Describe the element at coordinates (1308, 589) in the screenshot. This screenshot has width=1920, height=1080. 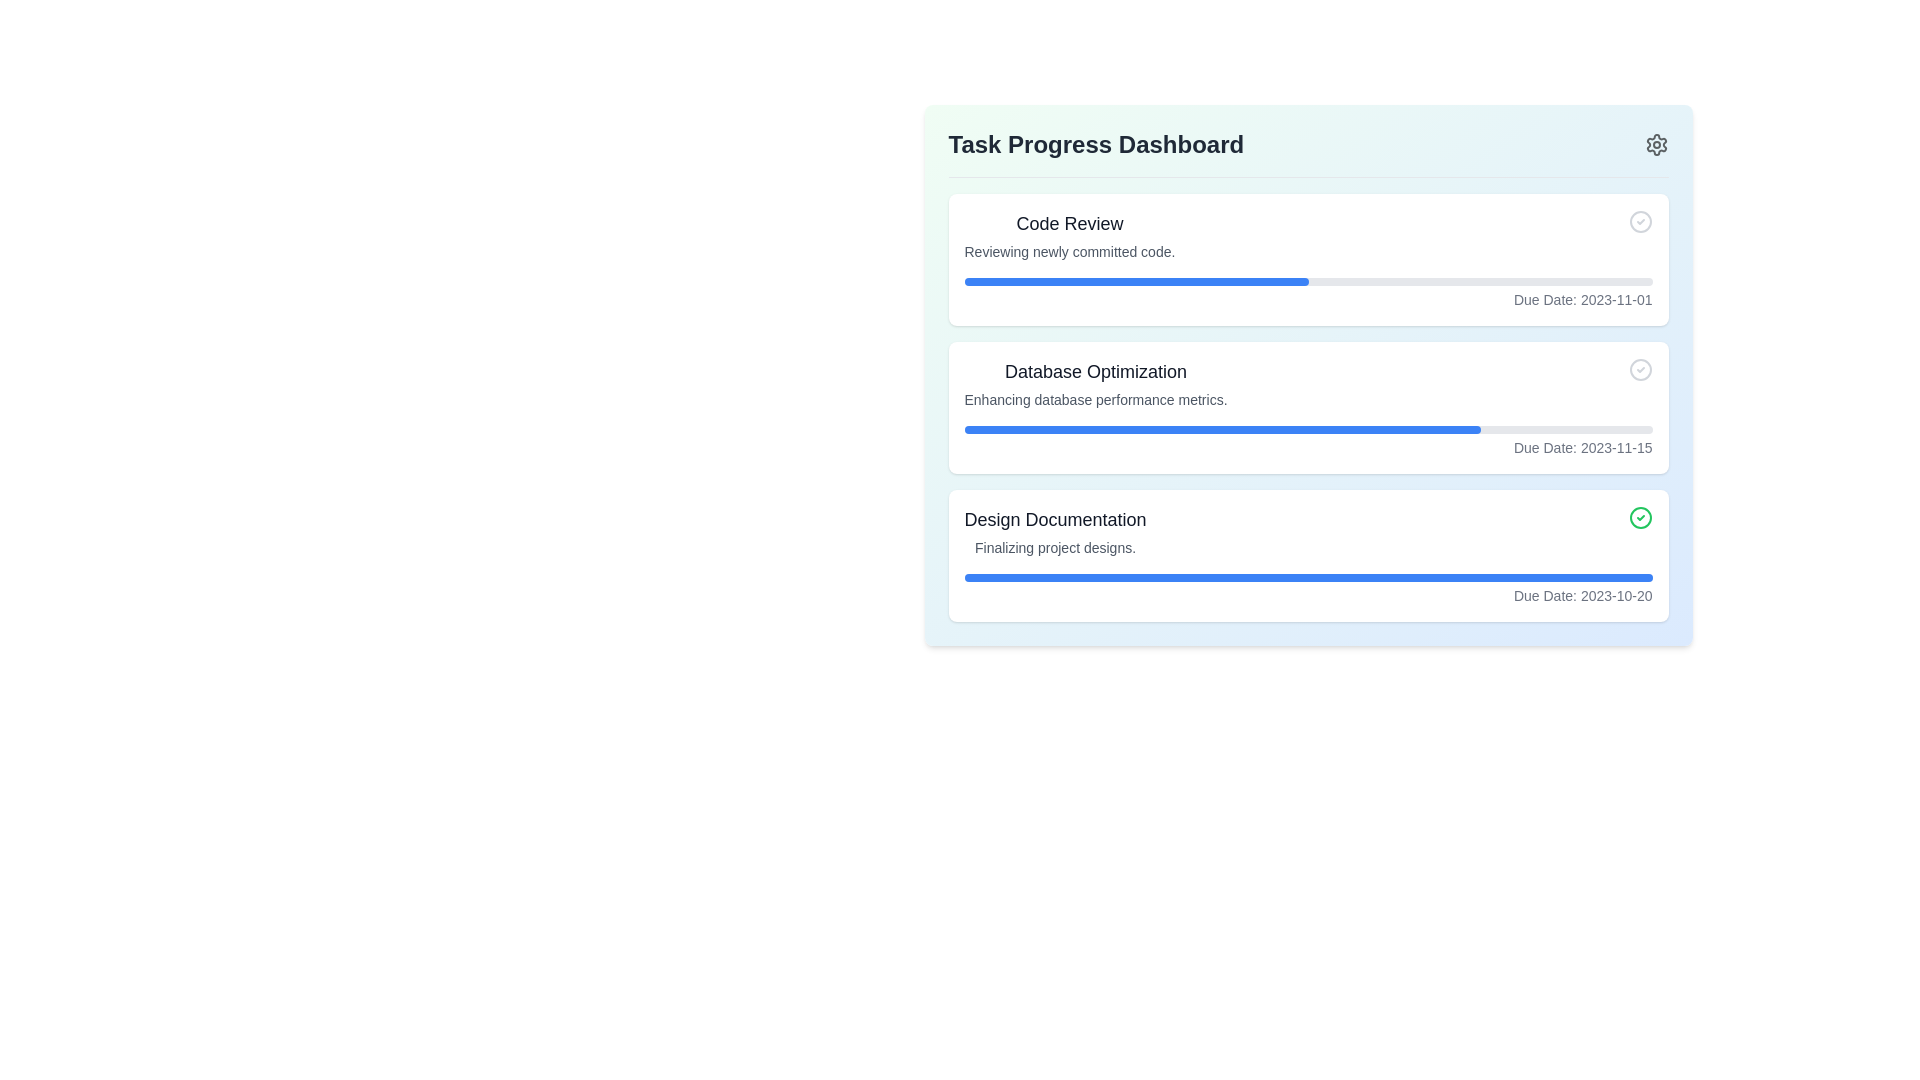
I see `due date displayed in the Text Label located at the bottom section of the 'Design Documentation' task card, specifically in the lower-right corner below the progress bar` at that location.